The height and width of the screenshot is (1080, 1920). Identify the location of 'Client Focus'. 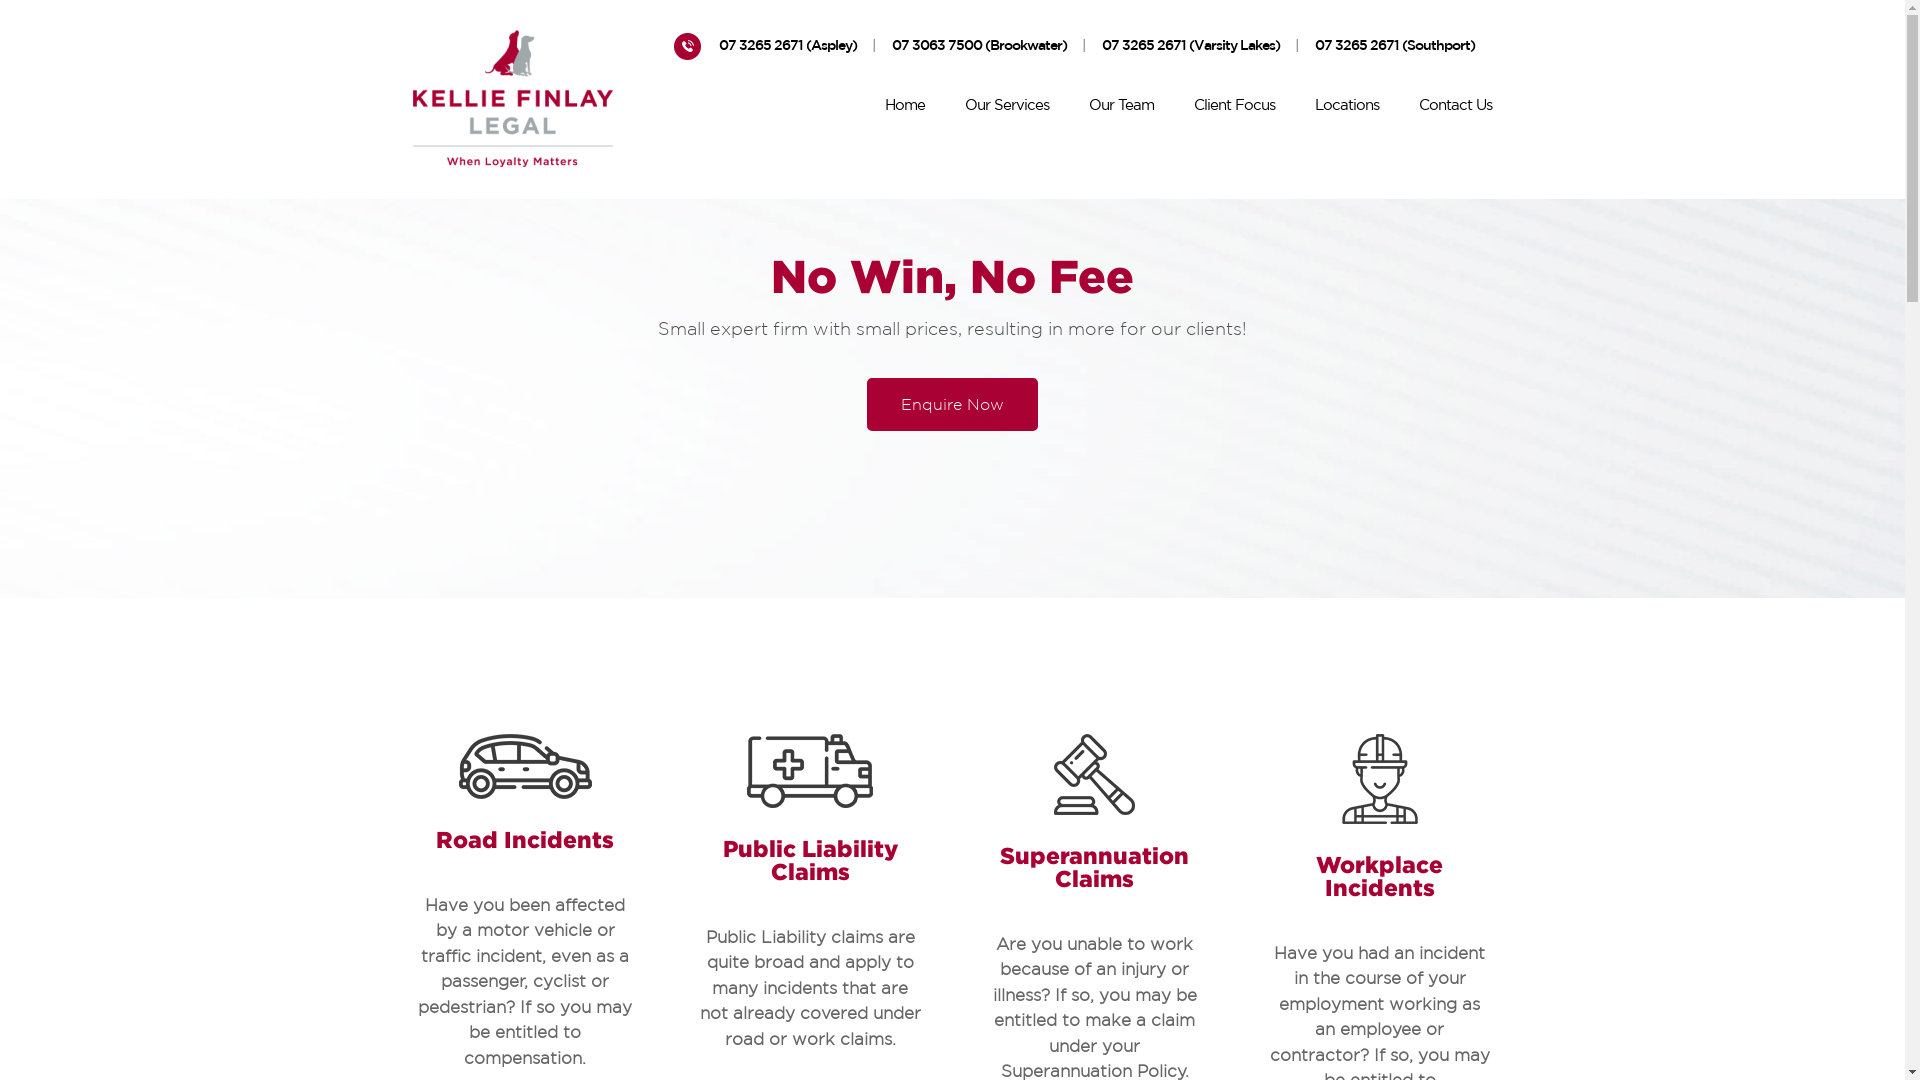
(1233, 108).